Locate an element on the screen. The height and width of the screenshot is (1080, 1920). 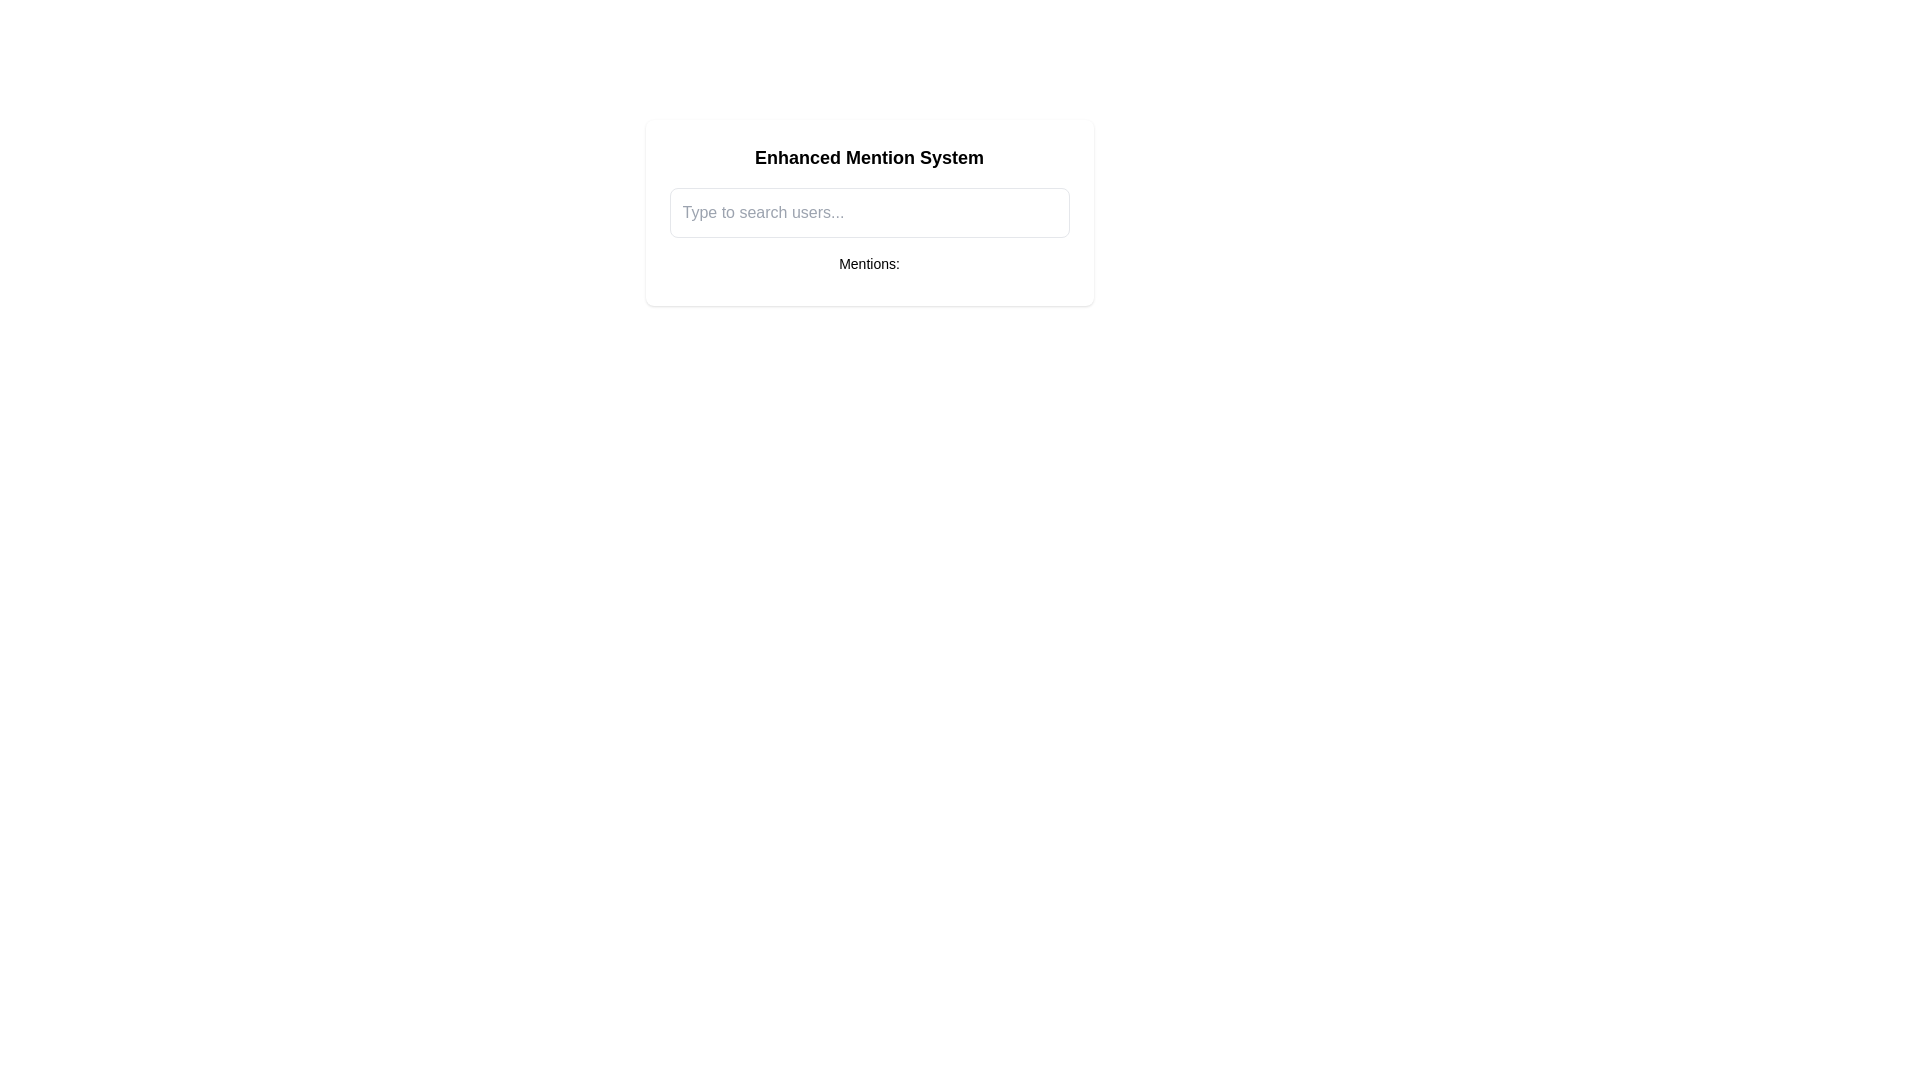
the text label stating 'Mentions:' which is styled with medium font weight and smaller font size, positioned under the search input field in the Enhanced Mention System section is located at coordinates (869, 266).